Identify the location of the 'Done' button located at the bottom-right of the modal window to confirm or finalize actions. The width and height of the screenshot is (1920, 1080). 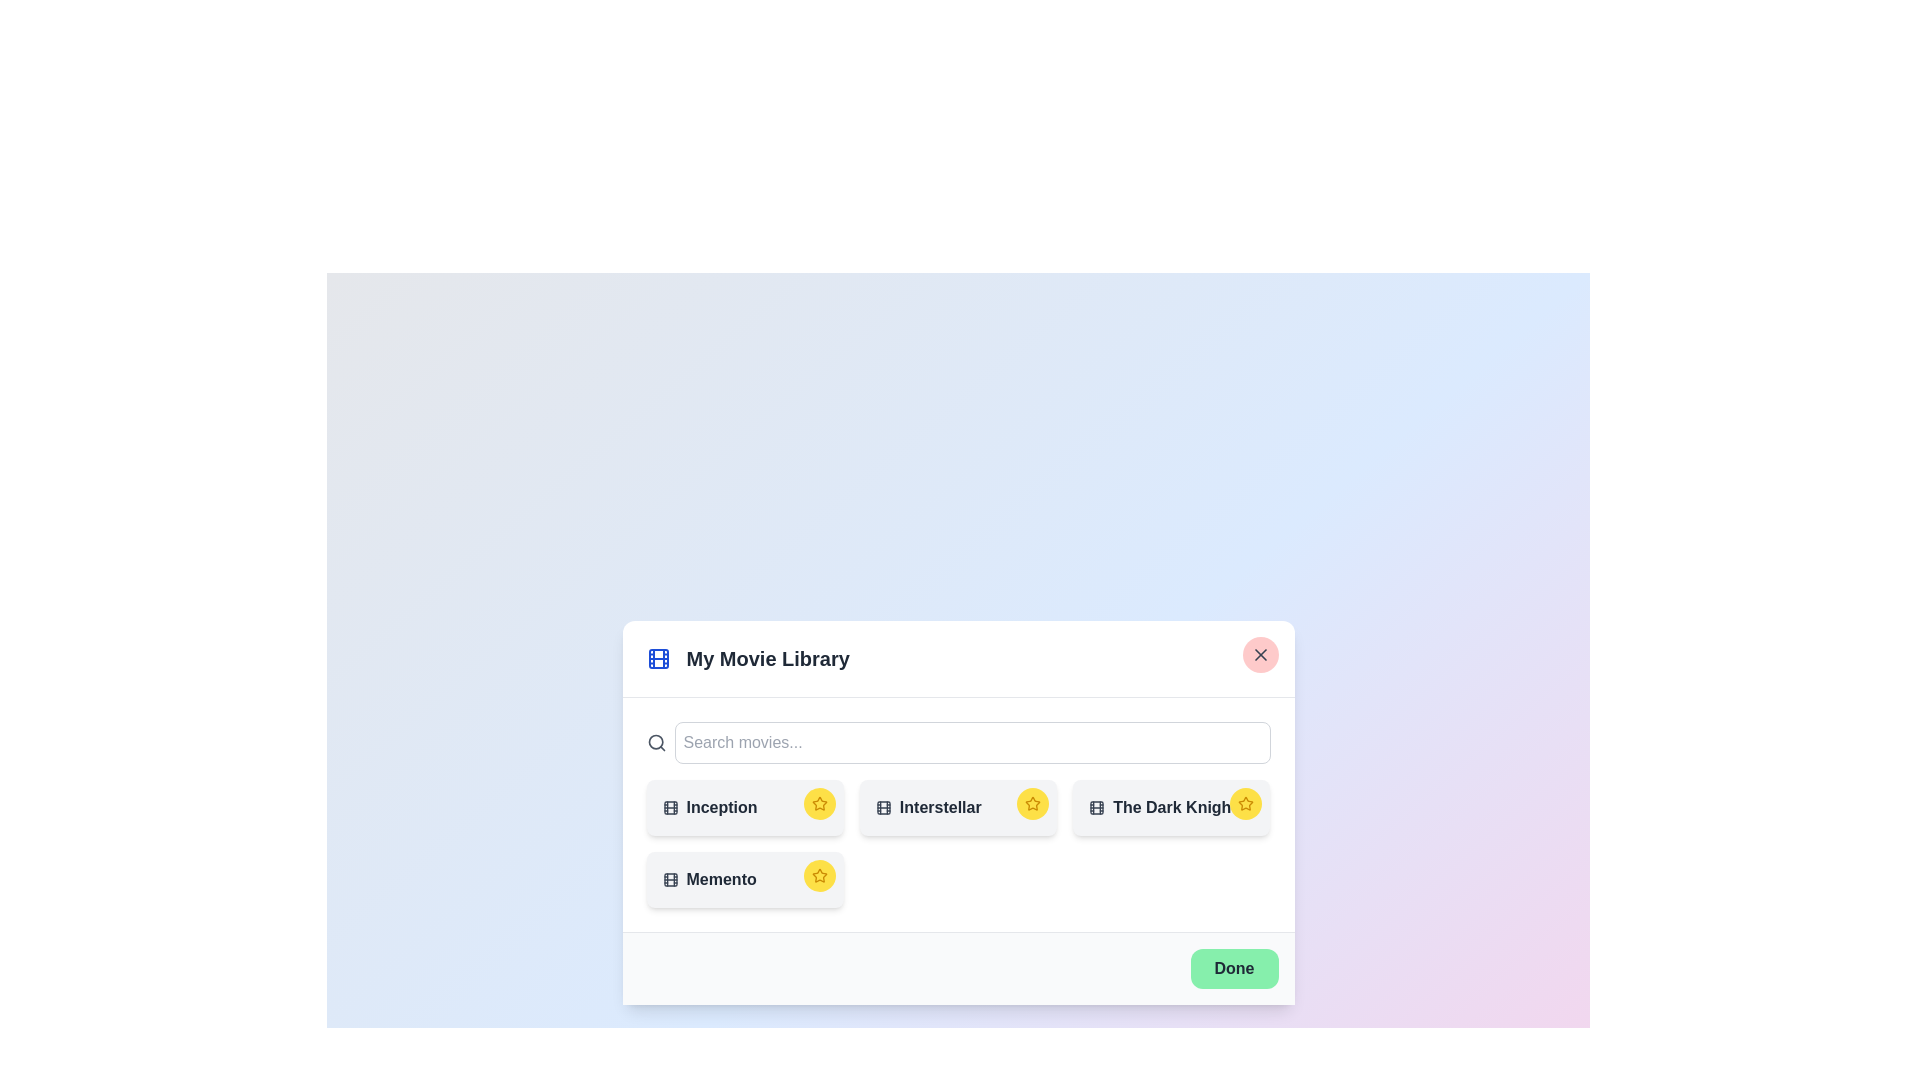
(1233, 967).